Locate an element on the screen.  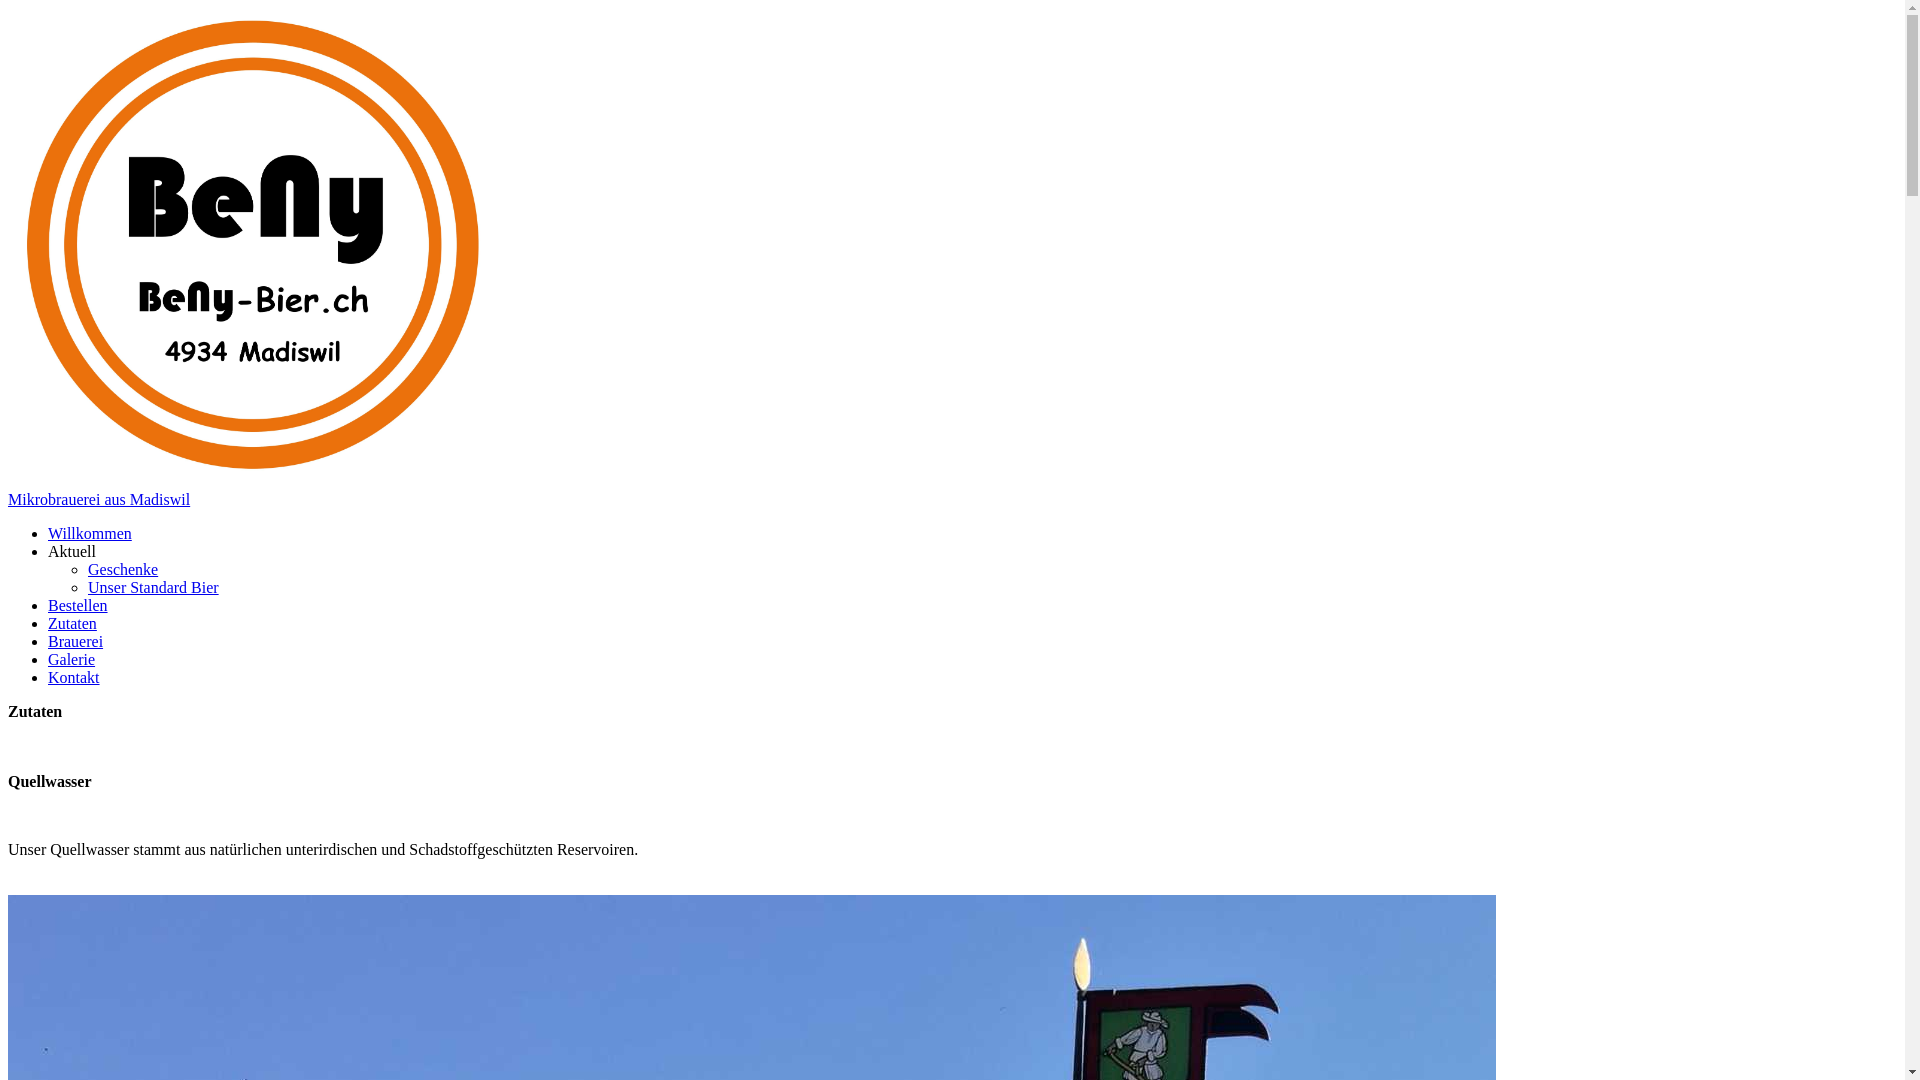
'Geschenke' is located at coordinates (122, 568).